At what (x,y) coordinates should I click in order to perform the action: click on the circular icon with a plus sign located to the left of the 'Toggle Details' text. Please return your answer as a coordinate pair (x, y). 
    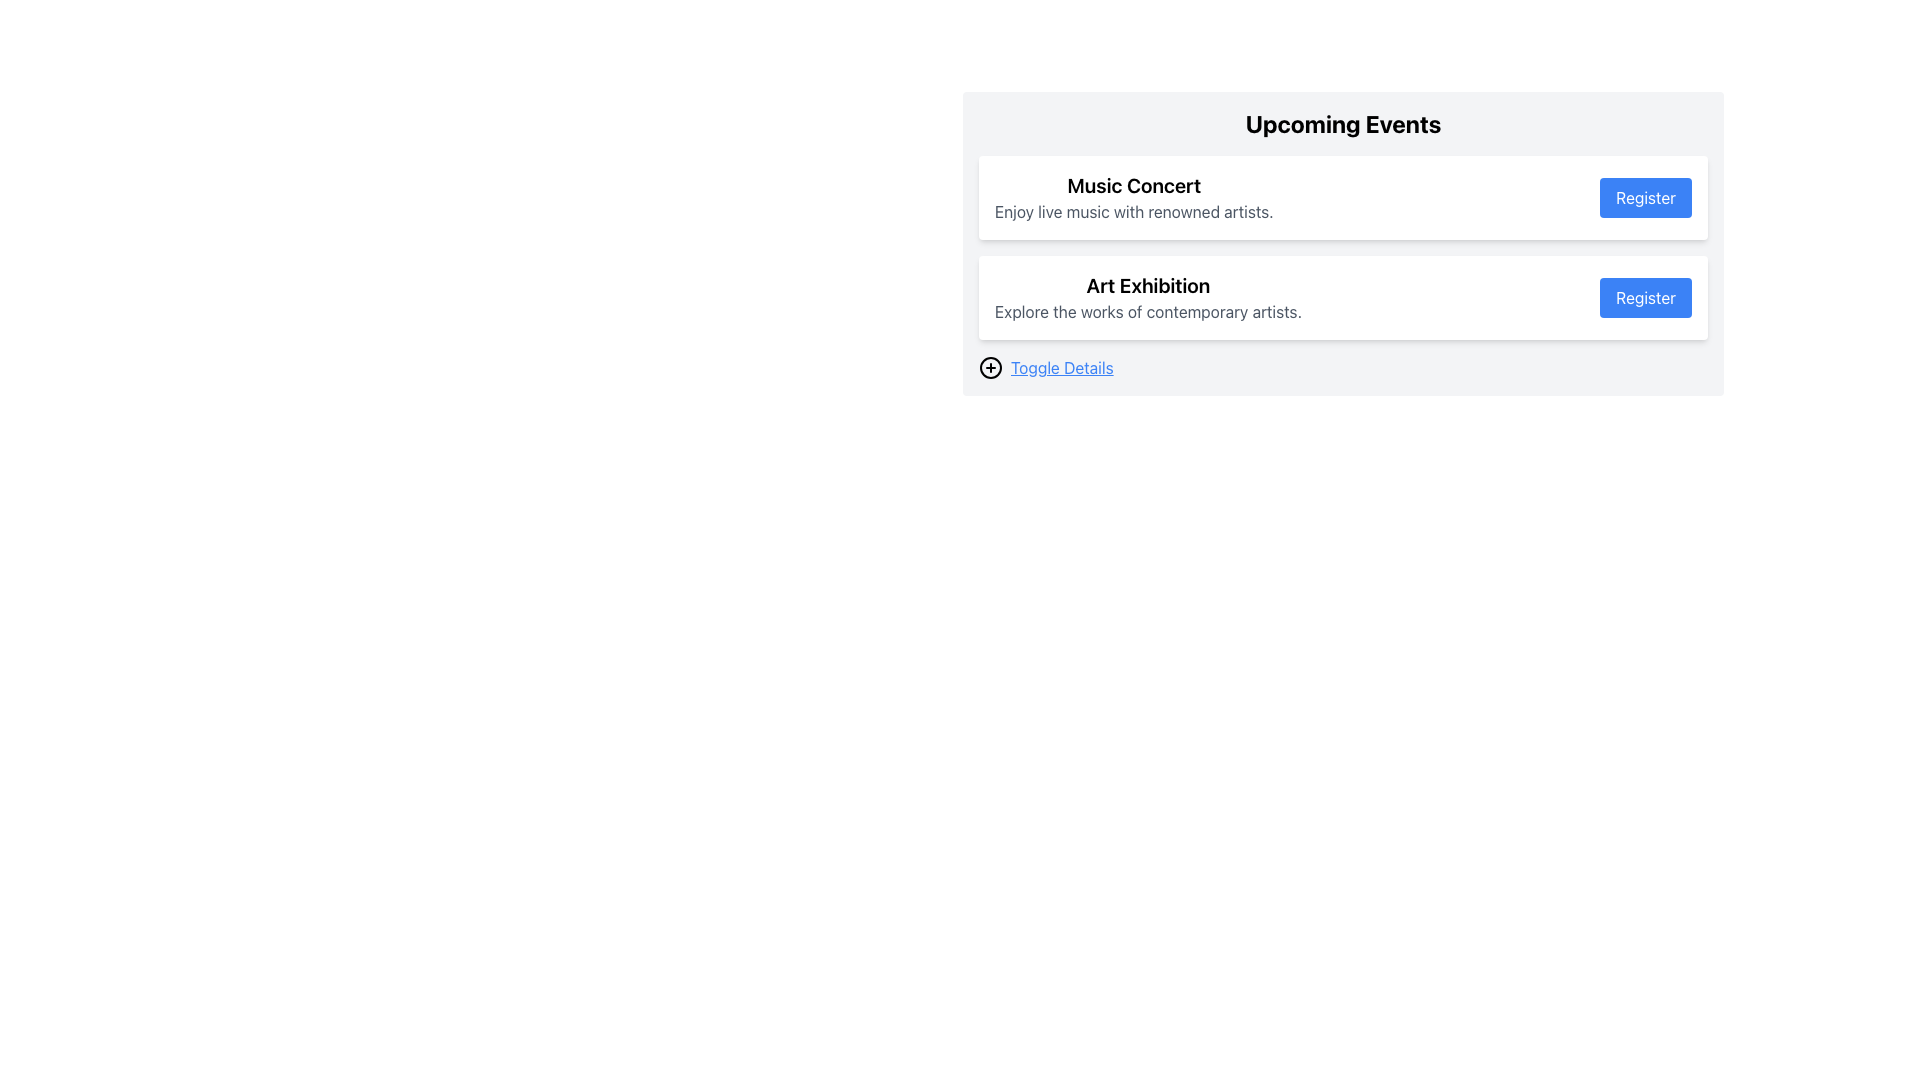
    Looking at the image, I should click on (990, 367).